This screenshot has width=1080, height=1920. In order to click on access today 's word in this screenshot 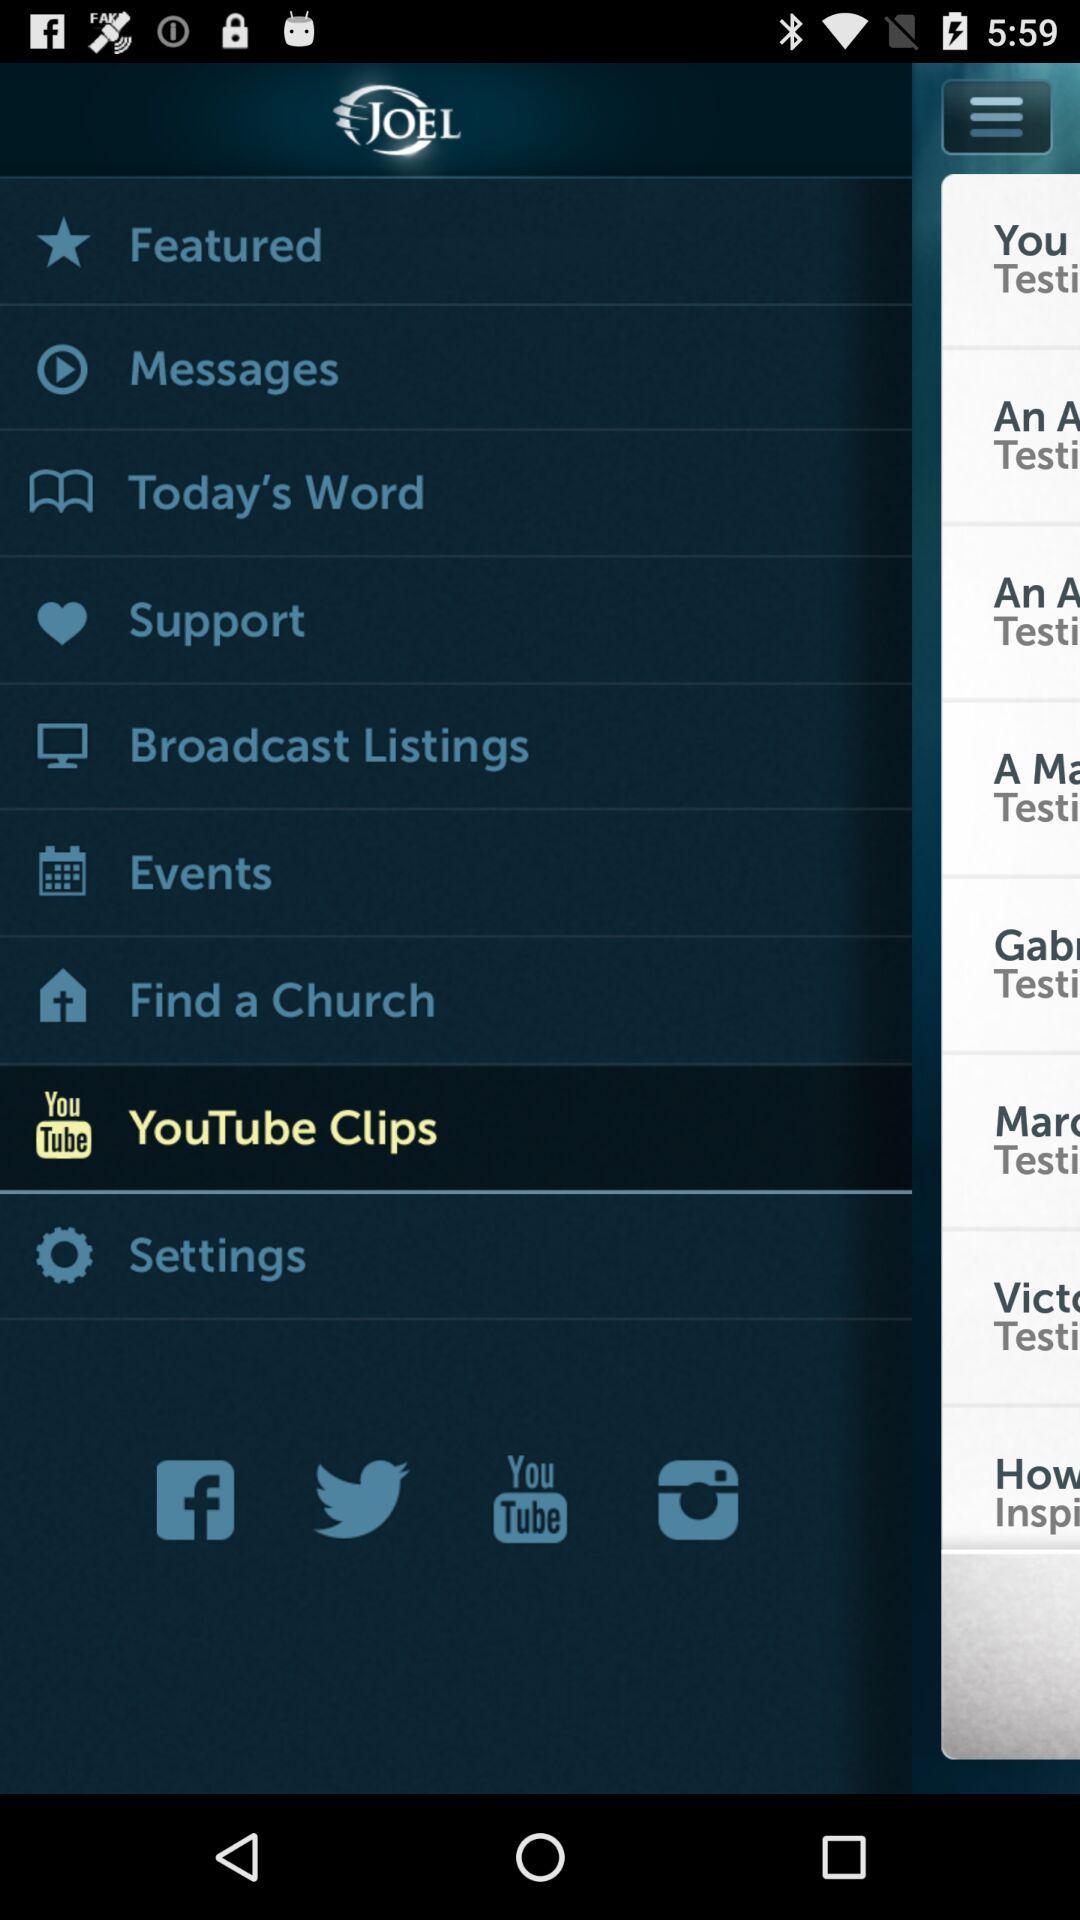, I will do `click(455, 494)`.